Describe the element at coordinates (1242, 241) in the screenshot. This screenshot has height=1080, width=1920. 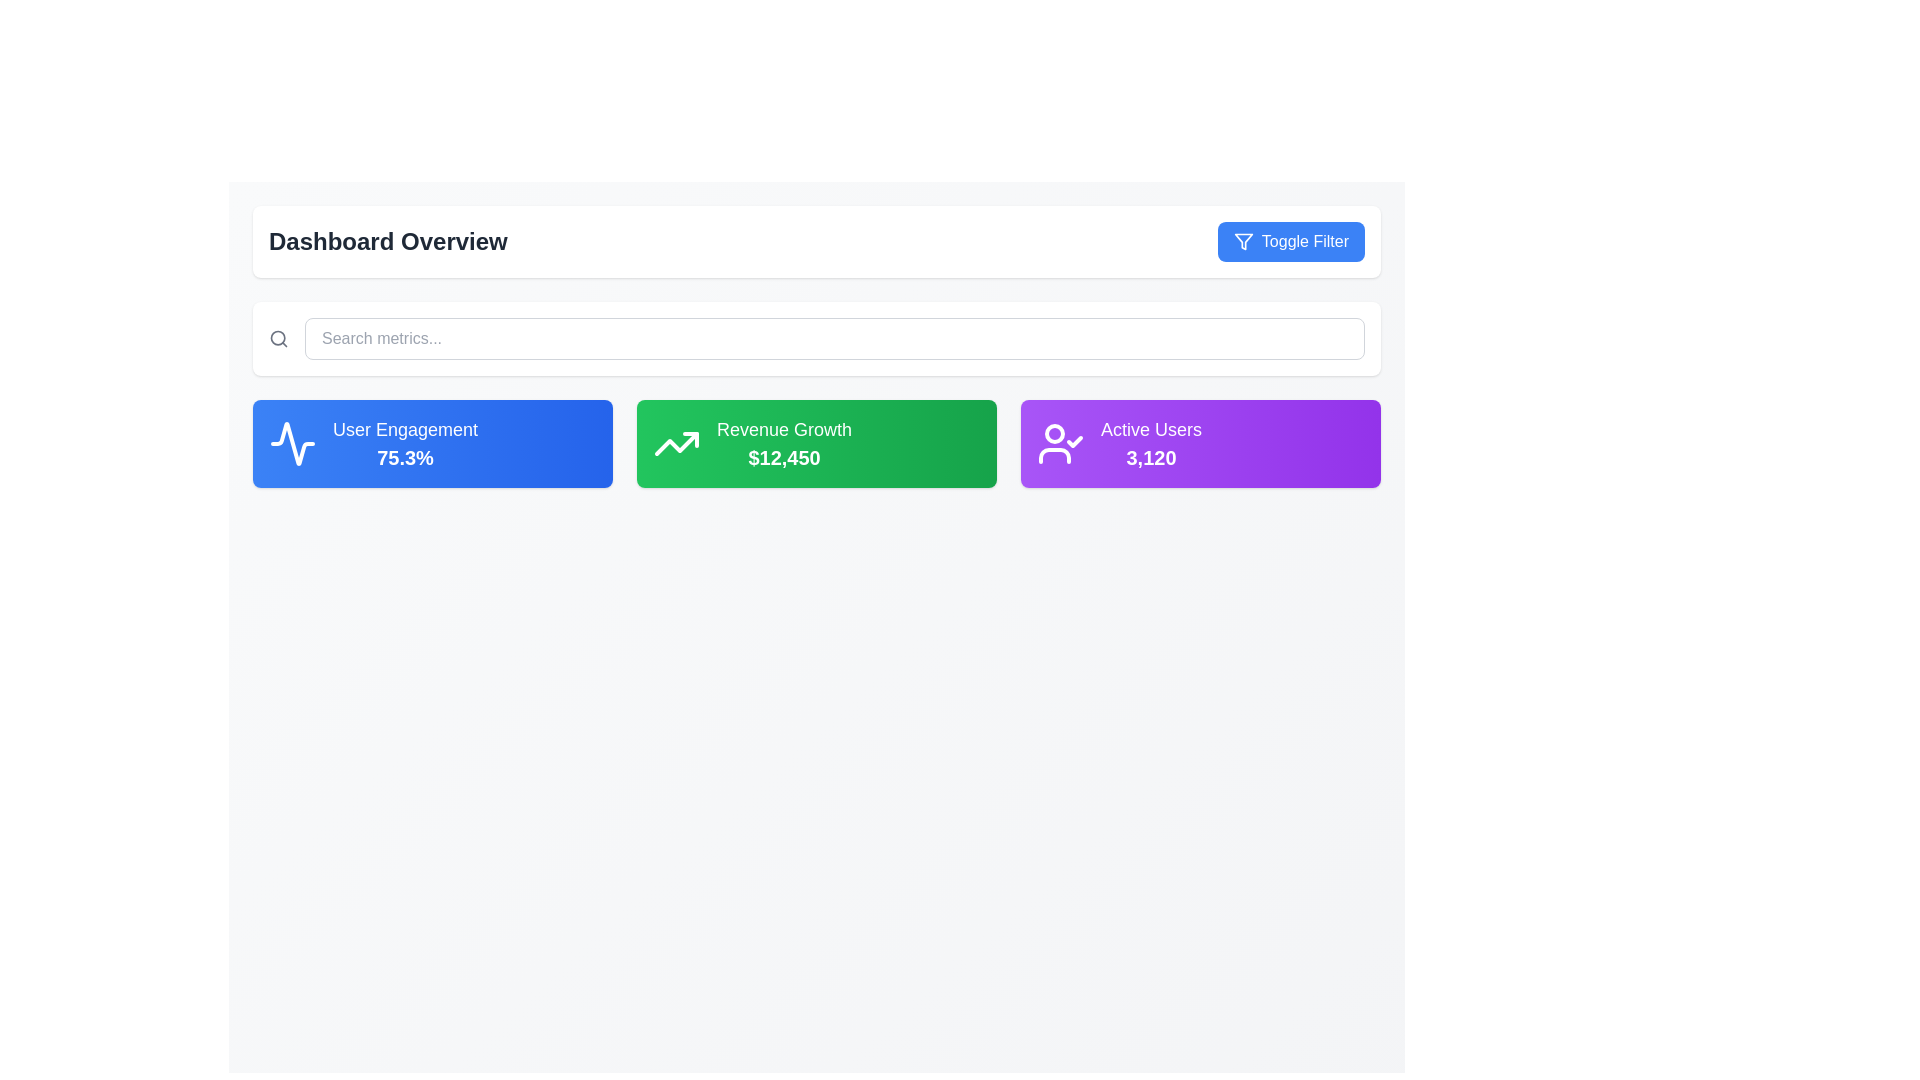
I see `the Filter Icon within the SVG for visual indication of the filter functionality on the dashboard` at that location.